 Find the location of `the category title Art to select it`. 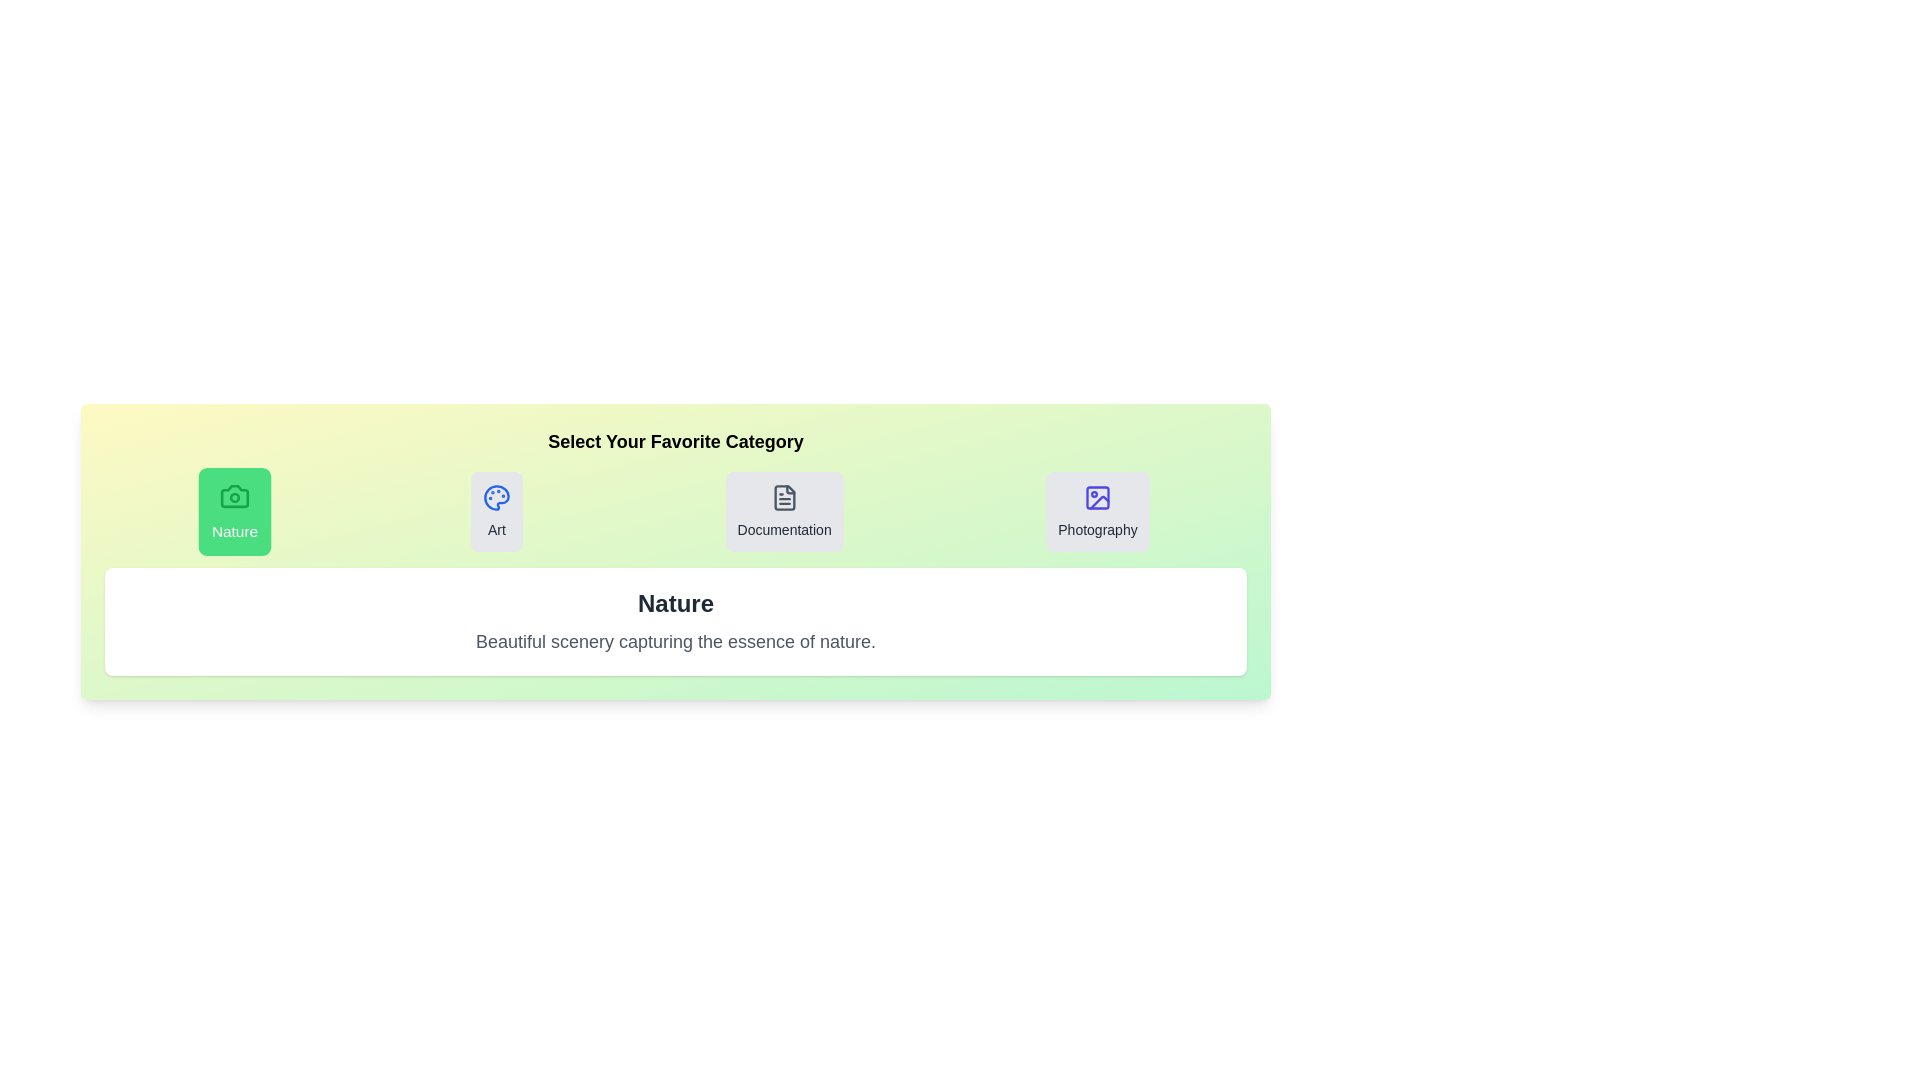

the category title Art to select it is located at coordinates (495, 511).